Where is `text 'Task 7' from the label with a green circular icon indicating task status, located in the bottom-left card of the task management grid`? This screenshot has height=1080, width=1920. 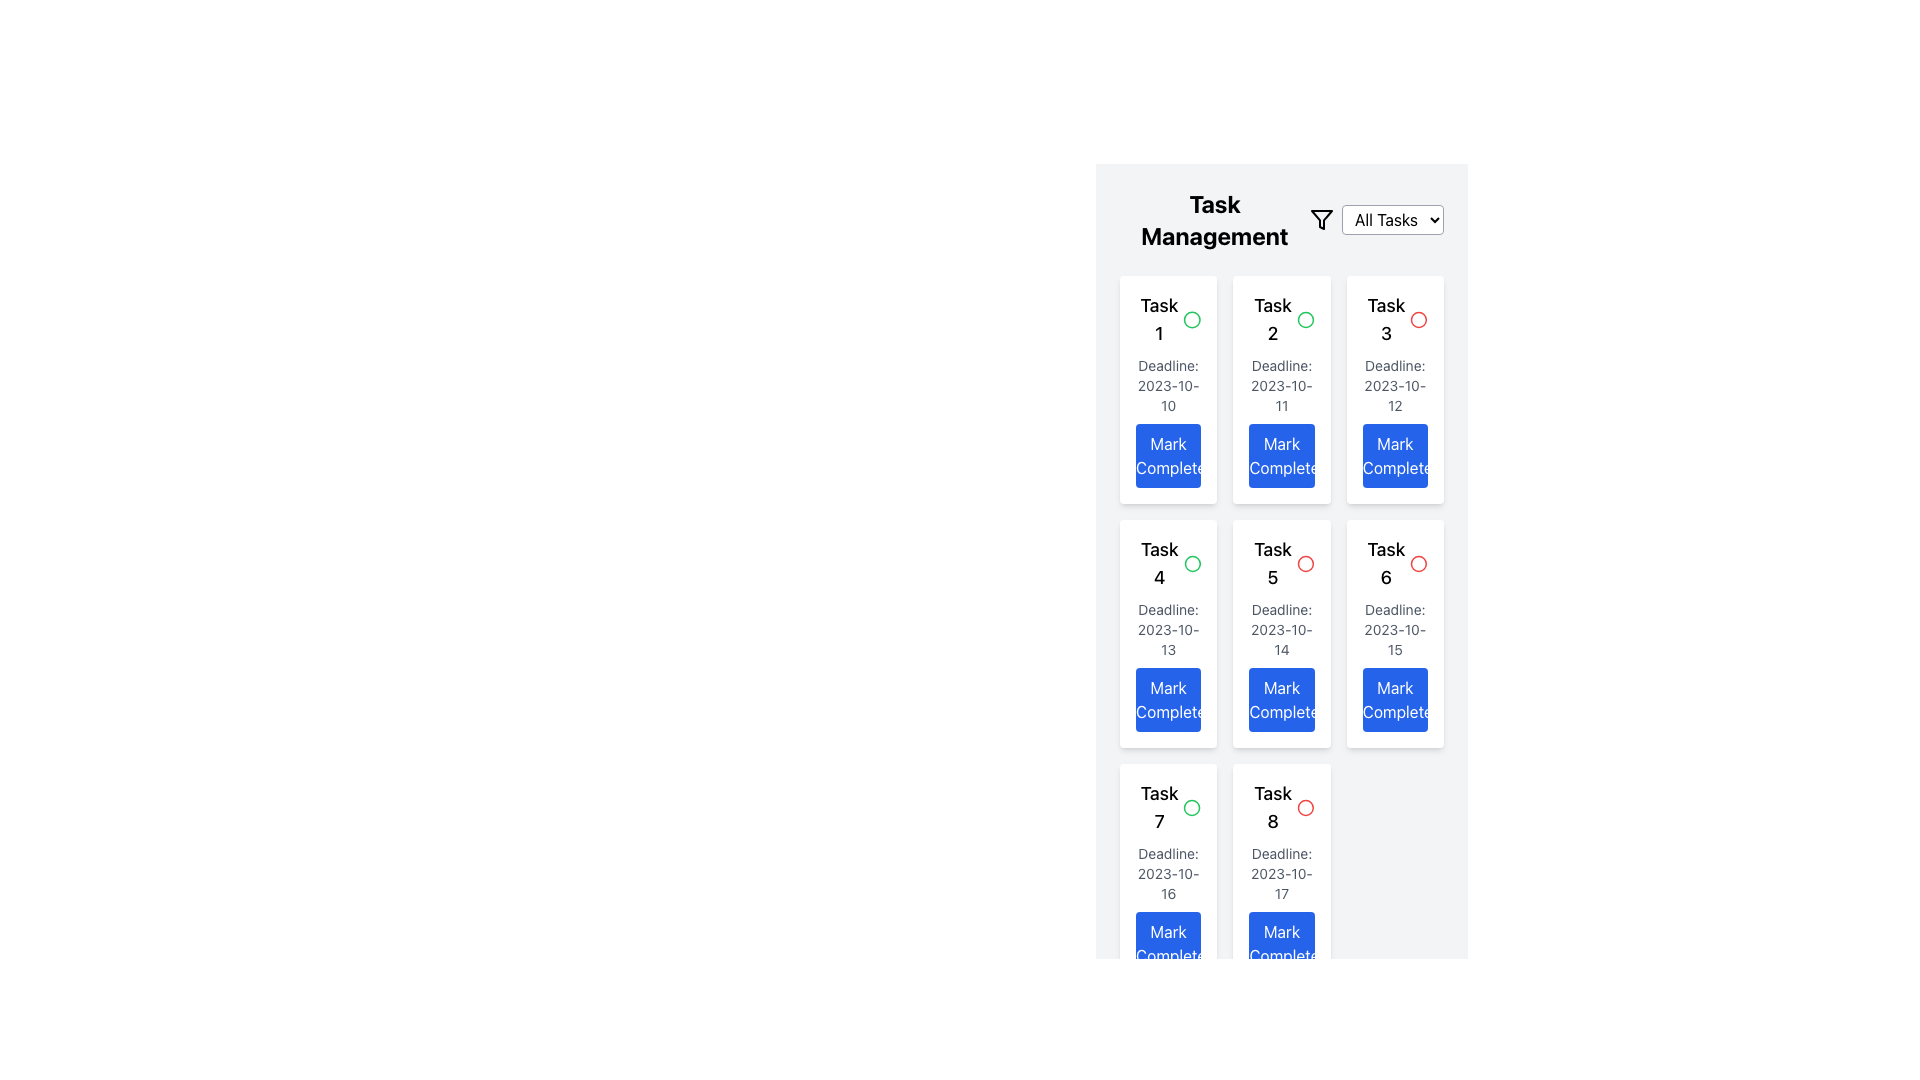 text 'Task 7' from the label with a green circular icon indicating task status, located in the bottom-left card of the task management grid is located at coordinates (1168, 806).